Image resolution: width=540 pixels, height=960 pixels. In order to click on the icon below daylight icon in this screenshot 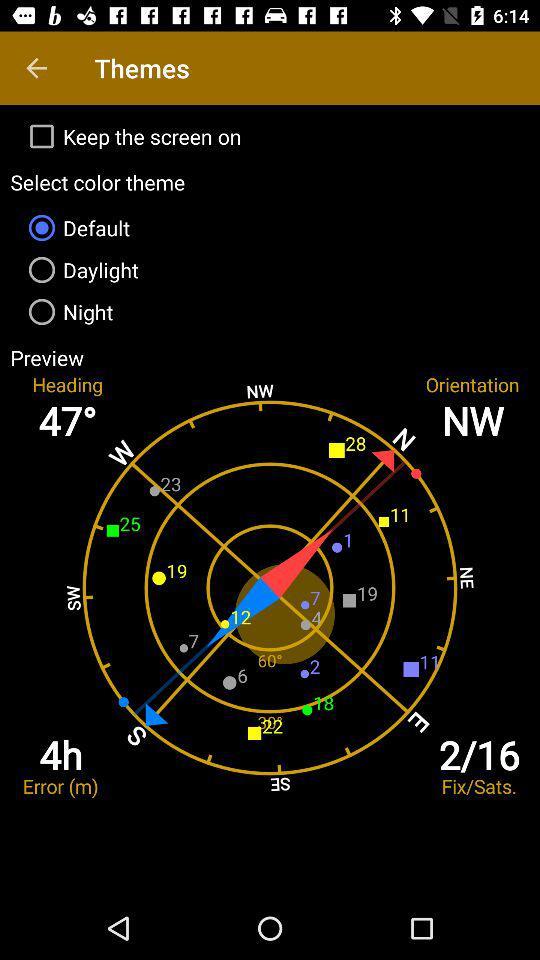, I will do `click(270, 312)`.